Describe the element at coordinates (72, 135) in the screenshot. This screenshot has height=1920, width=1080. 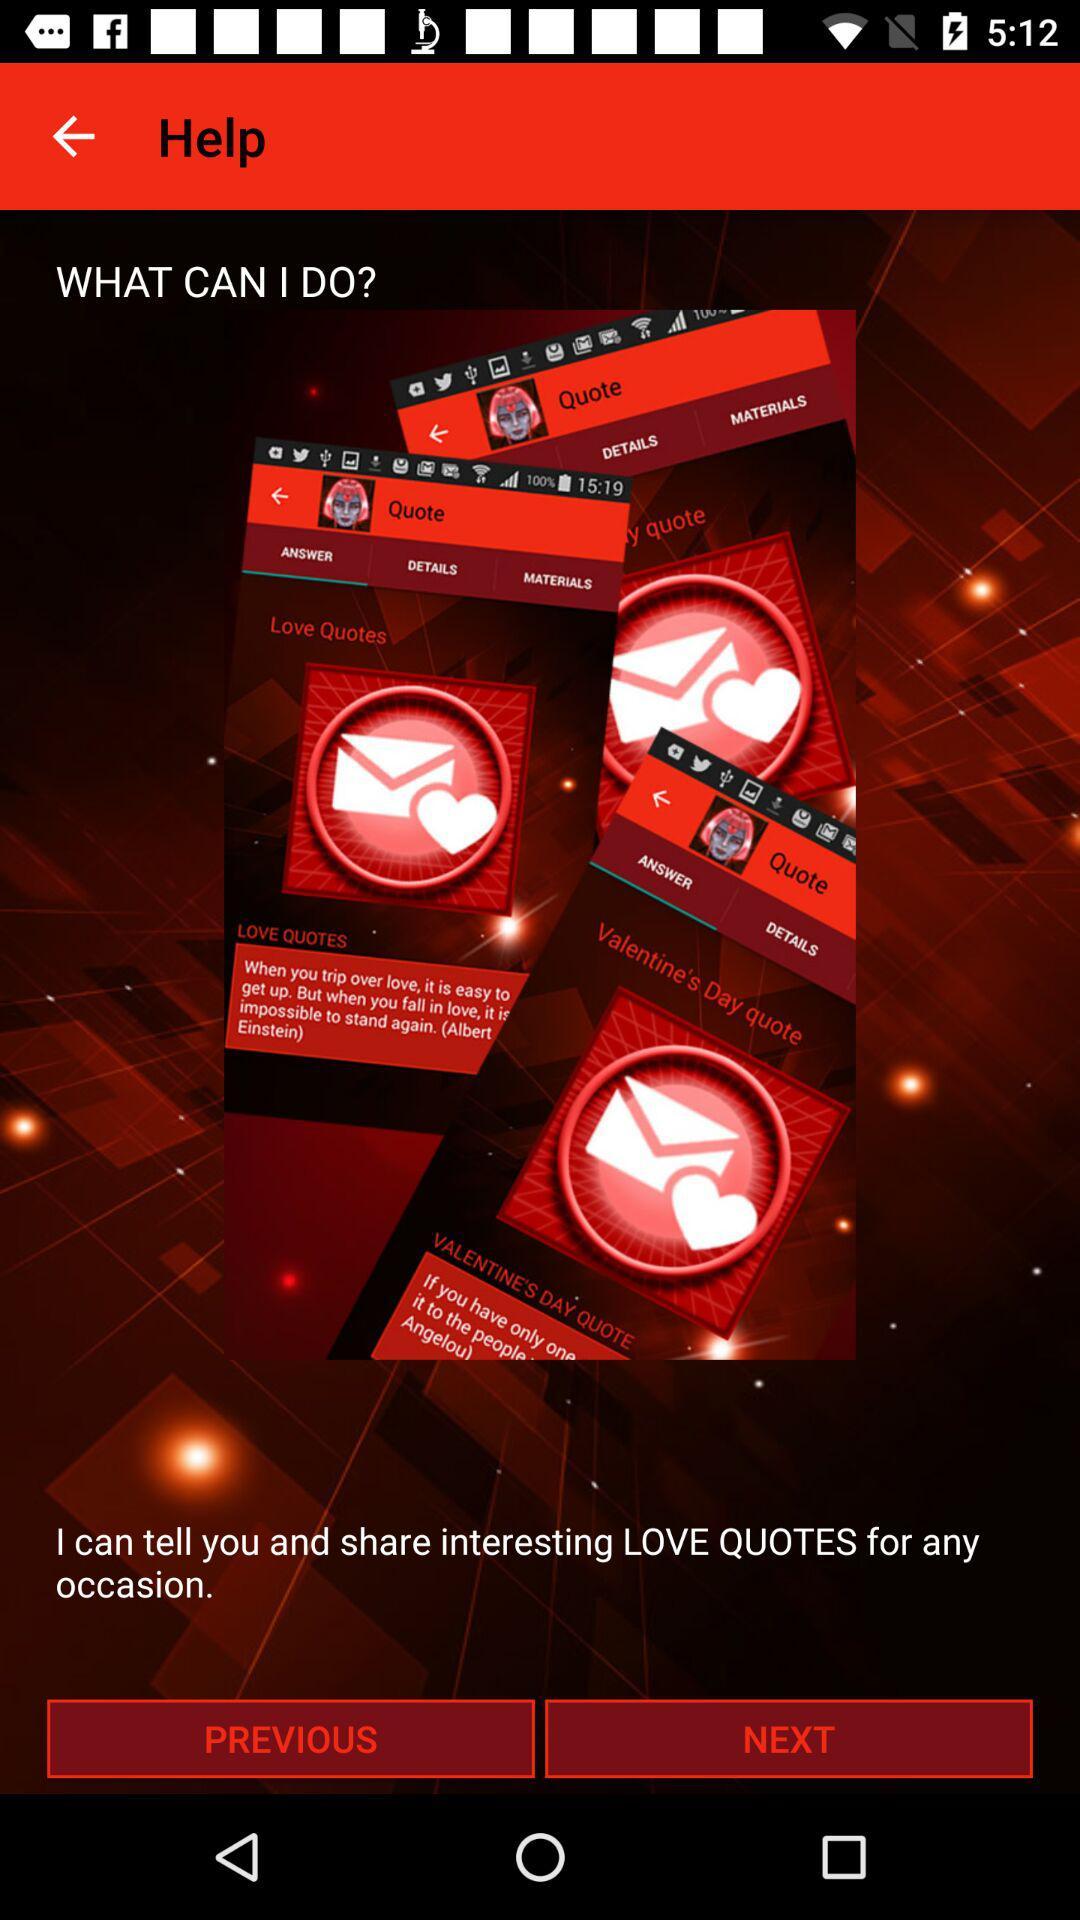
I see `icon next to help item` at that location.